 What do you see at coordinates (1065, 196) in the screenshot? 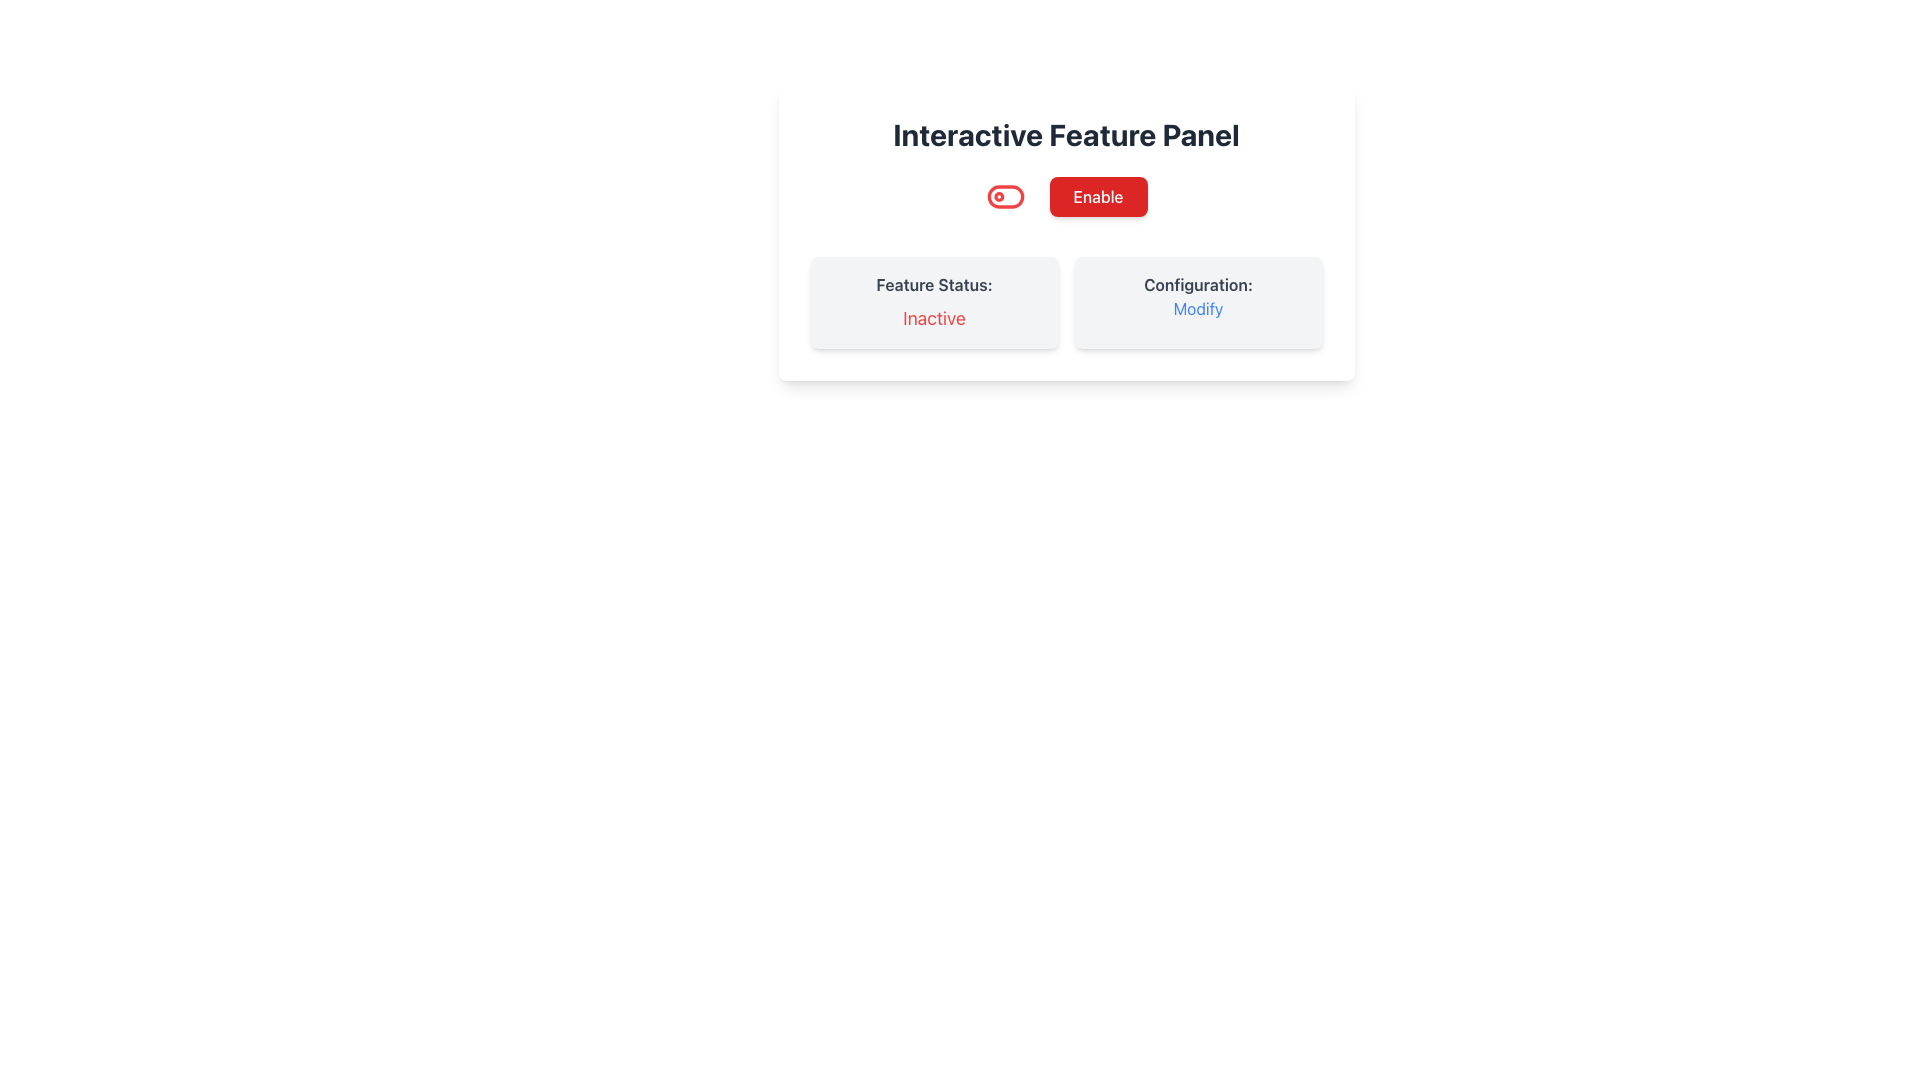
I see `the second button in the 'Interactive Feature Panel'` at bounding box center [1065, 196].